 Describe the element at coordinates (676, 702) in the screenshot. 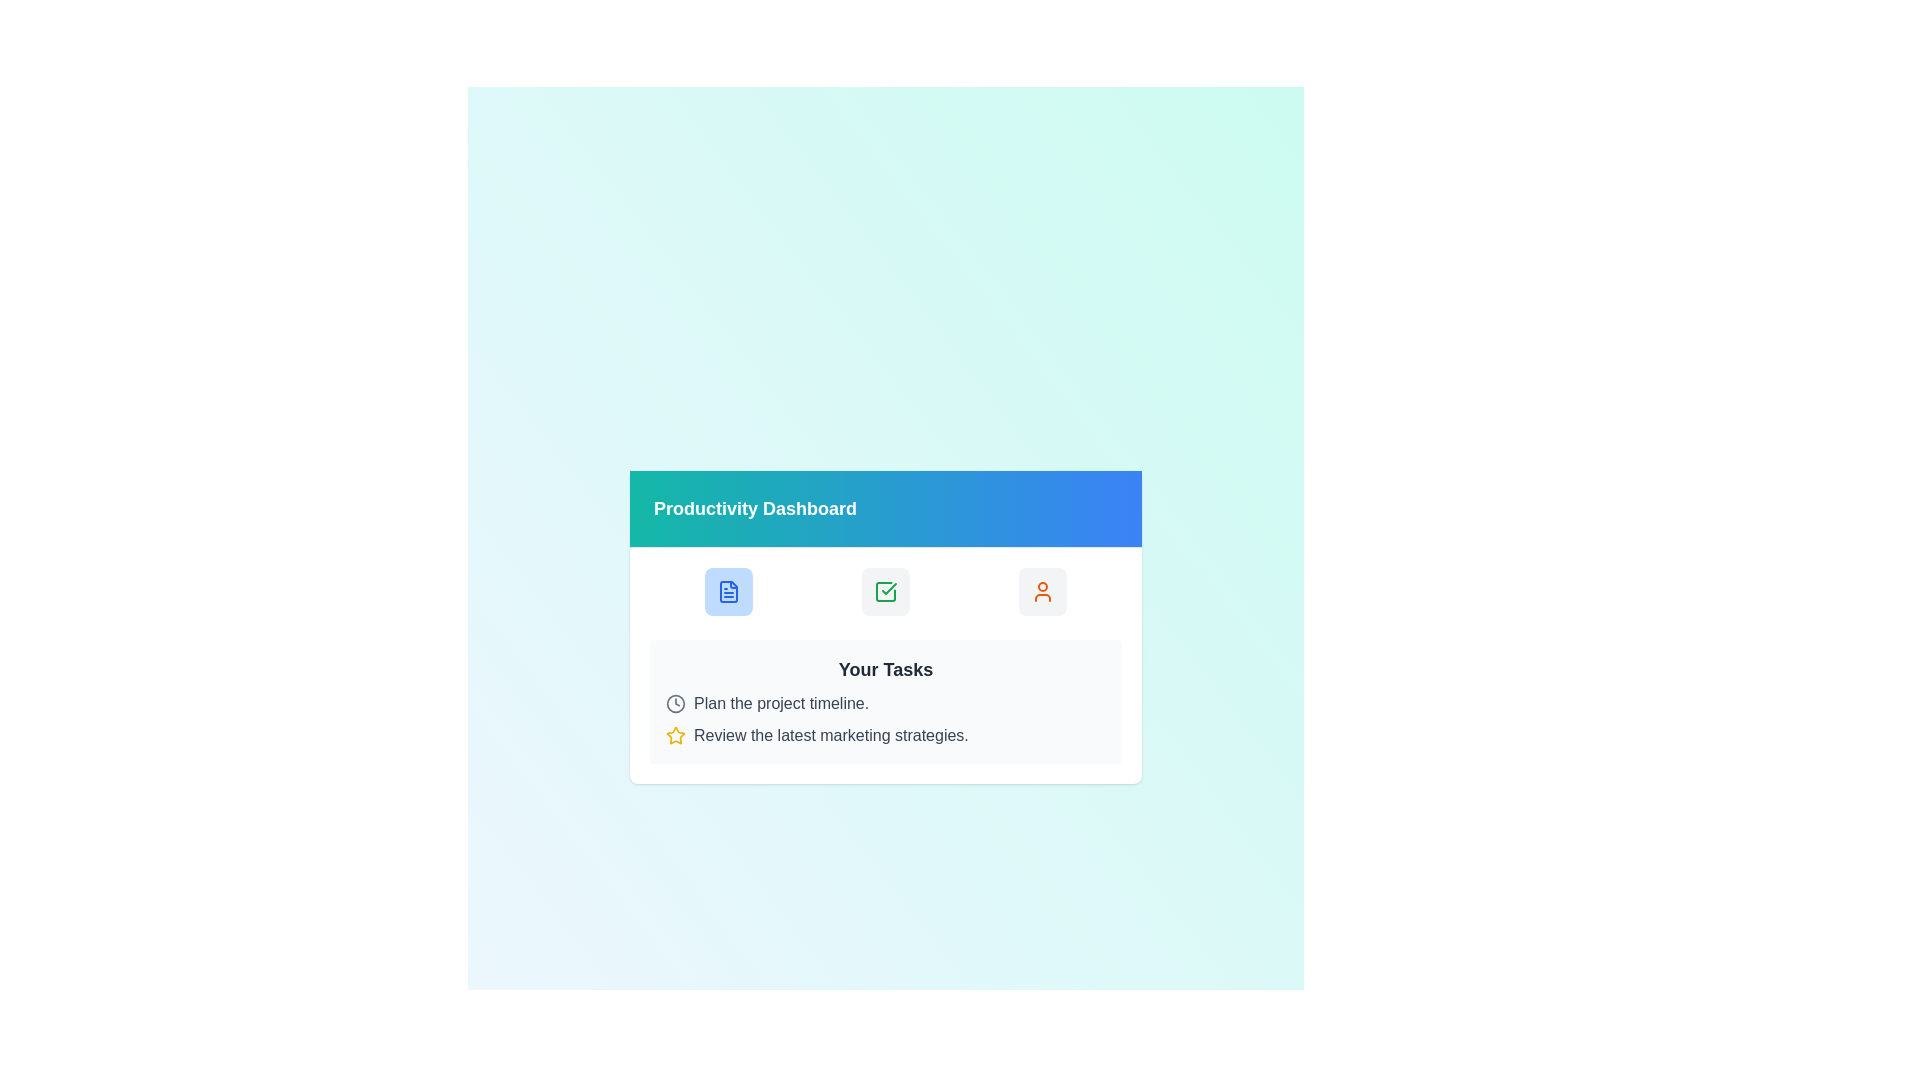

I see `circular outline element that forms the boundary of the clock's face within the SVG clock graphic` at that location.